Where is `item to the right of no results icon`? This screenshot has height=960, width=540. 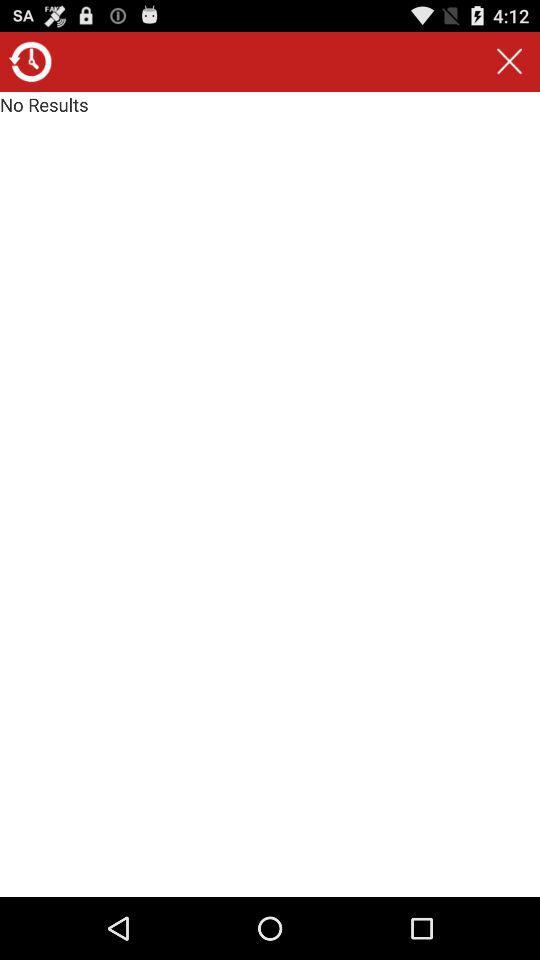
item to the right of no results icon is located at coordinates (509, 61).